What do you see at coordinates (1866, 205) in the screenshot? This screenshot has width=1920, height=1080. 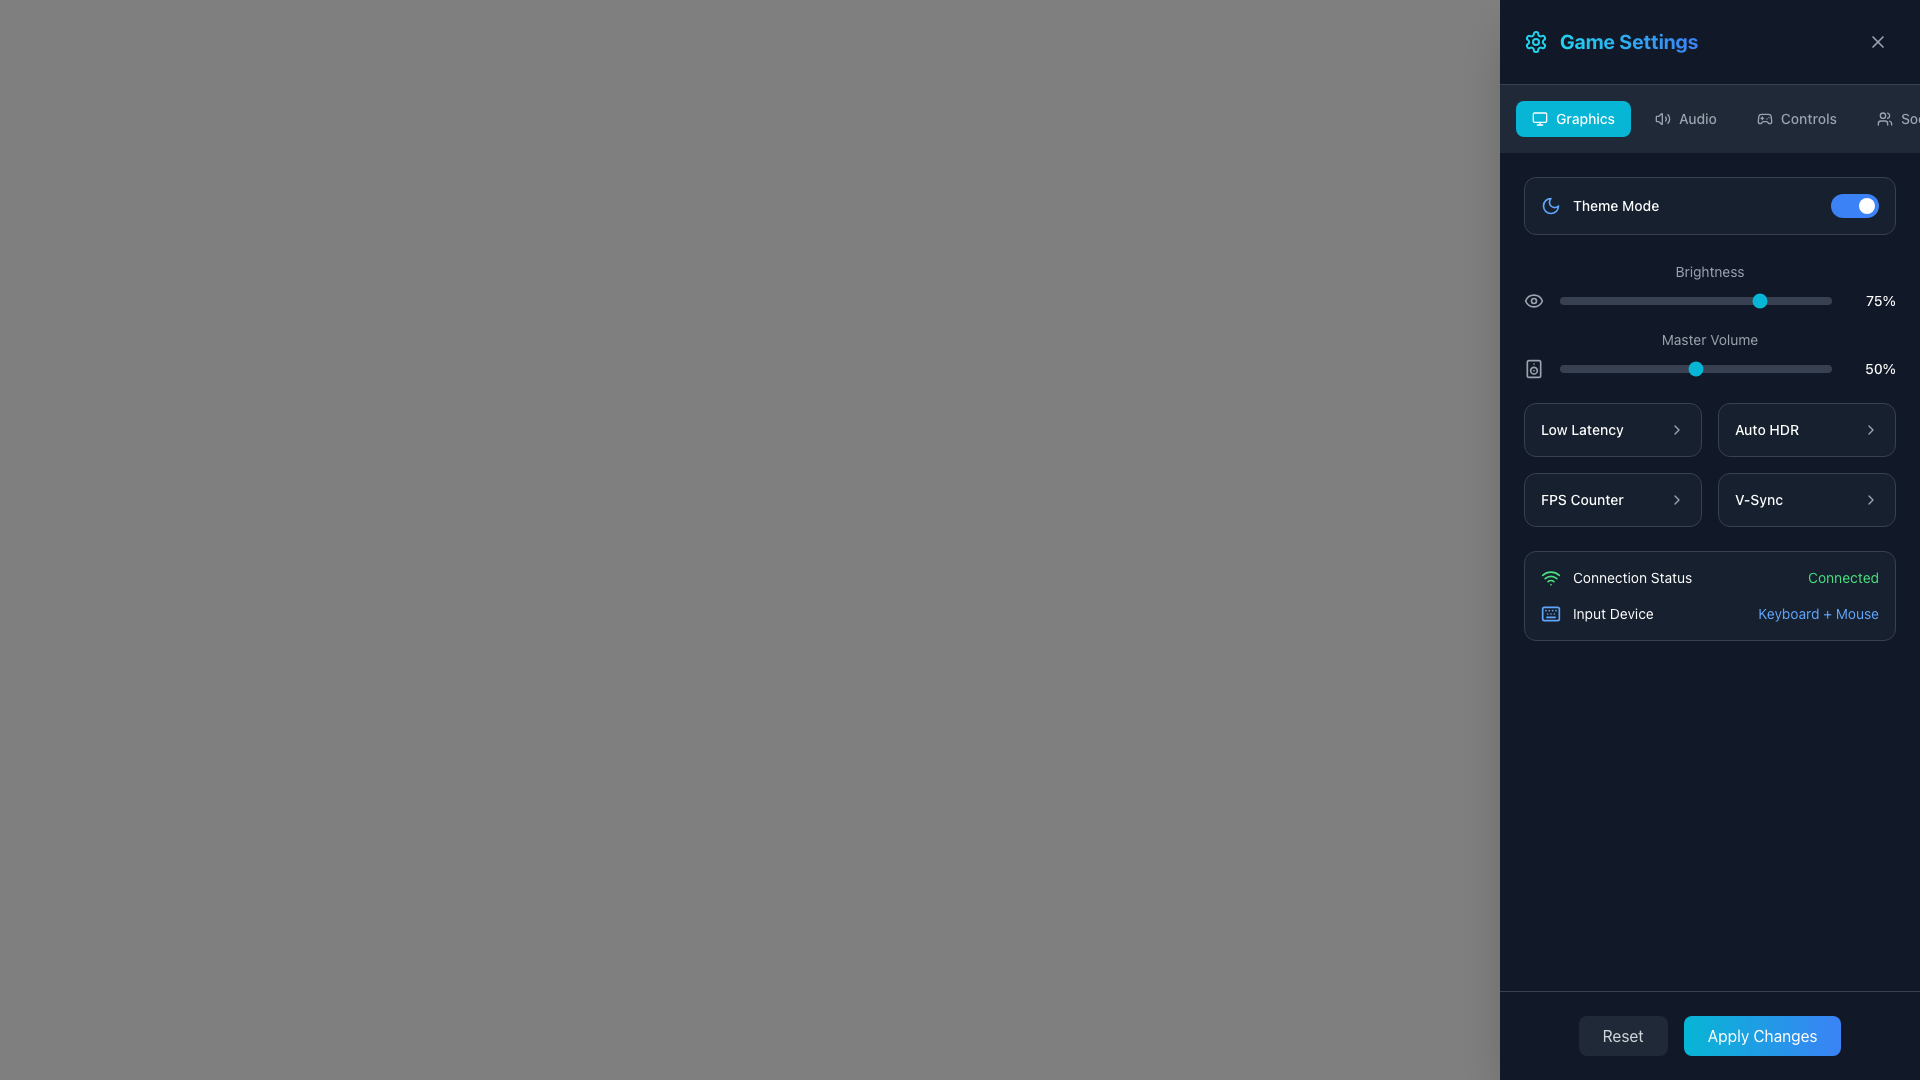 I see `the circular indicator at the far right of the toggle switch` at bounding box center [1866, 205].